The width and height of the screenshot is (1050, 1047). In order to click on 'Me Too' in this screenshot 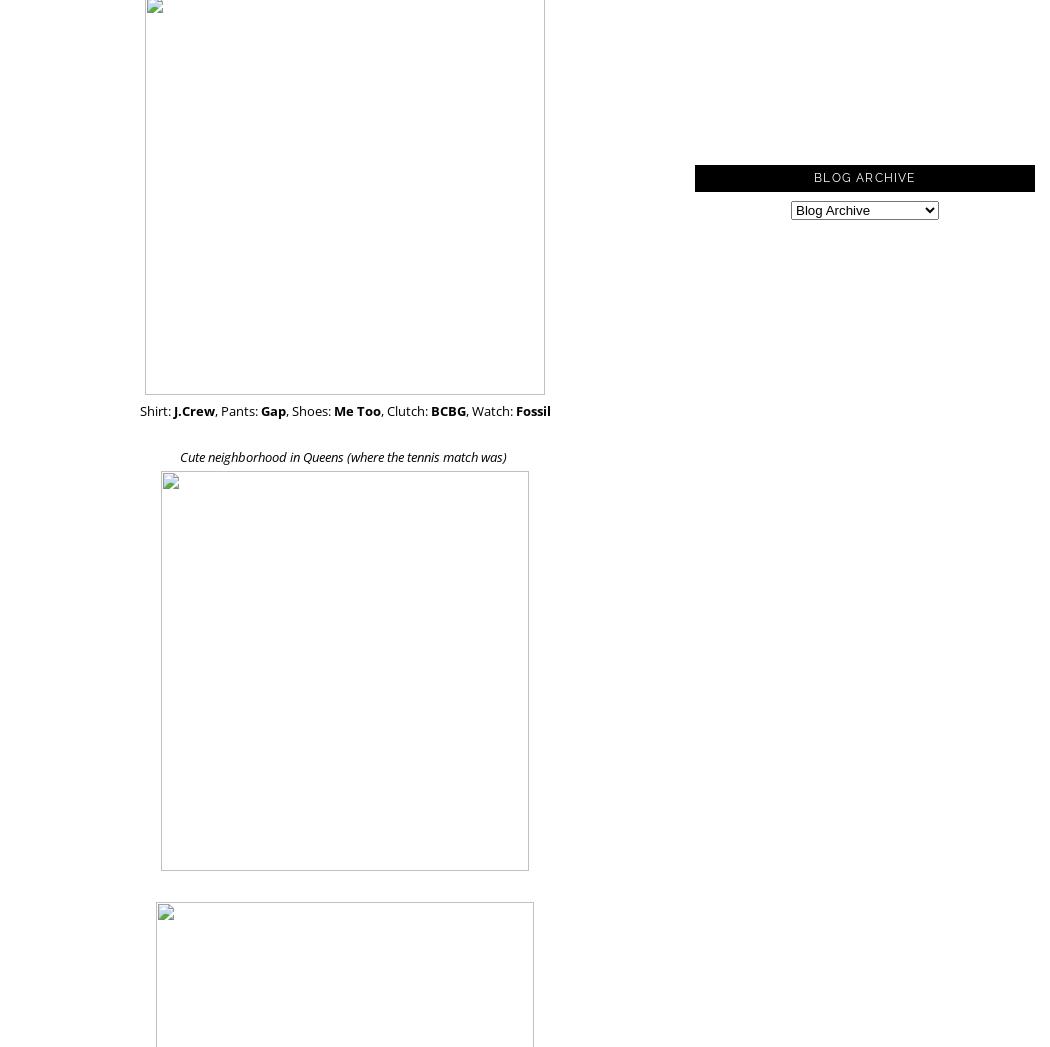, I will do `click(355, 410)`.